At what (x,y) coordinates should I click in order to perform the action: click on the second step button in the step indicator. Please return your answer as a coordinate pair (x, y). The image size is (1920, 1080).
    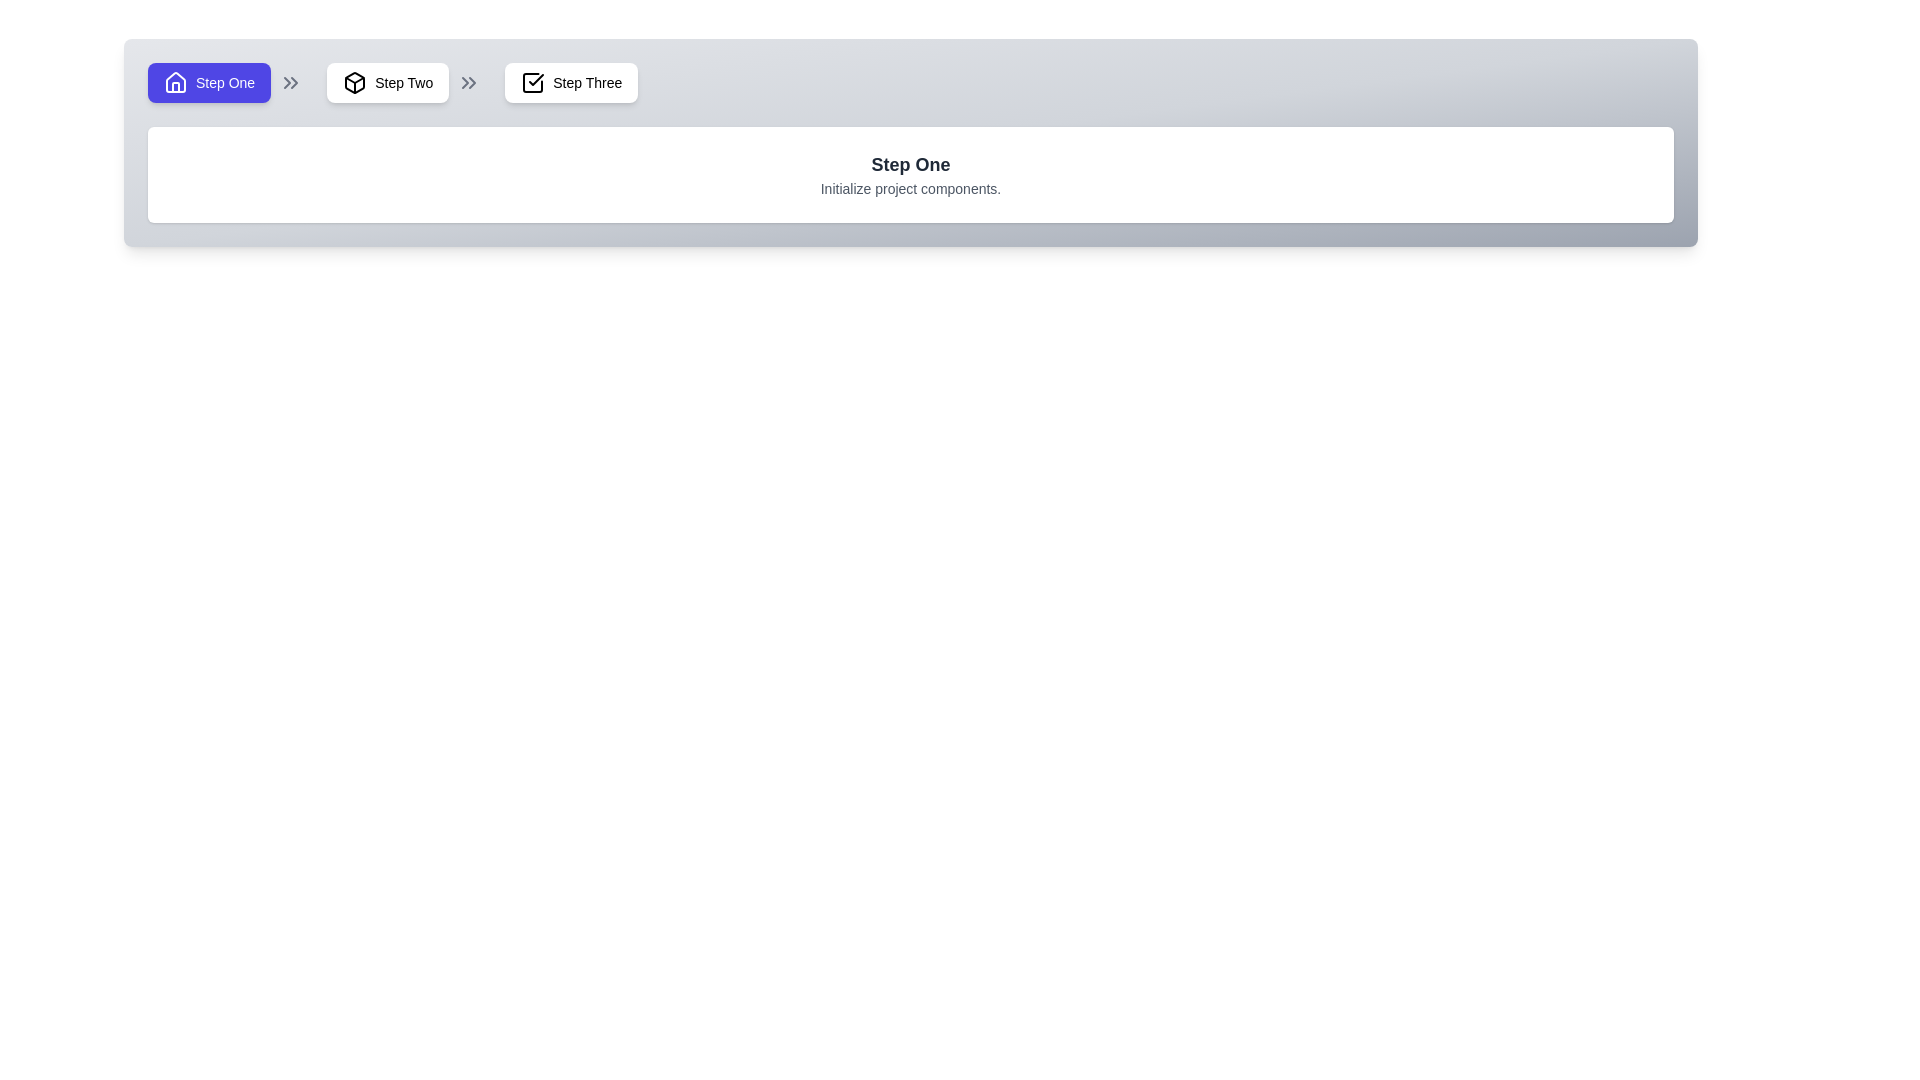
    Looking at the image, I should click on (407, 82).